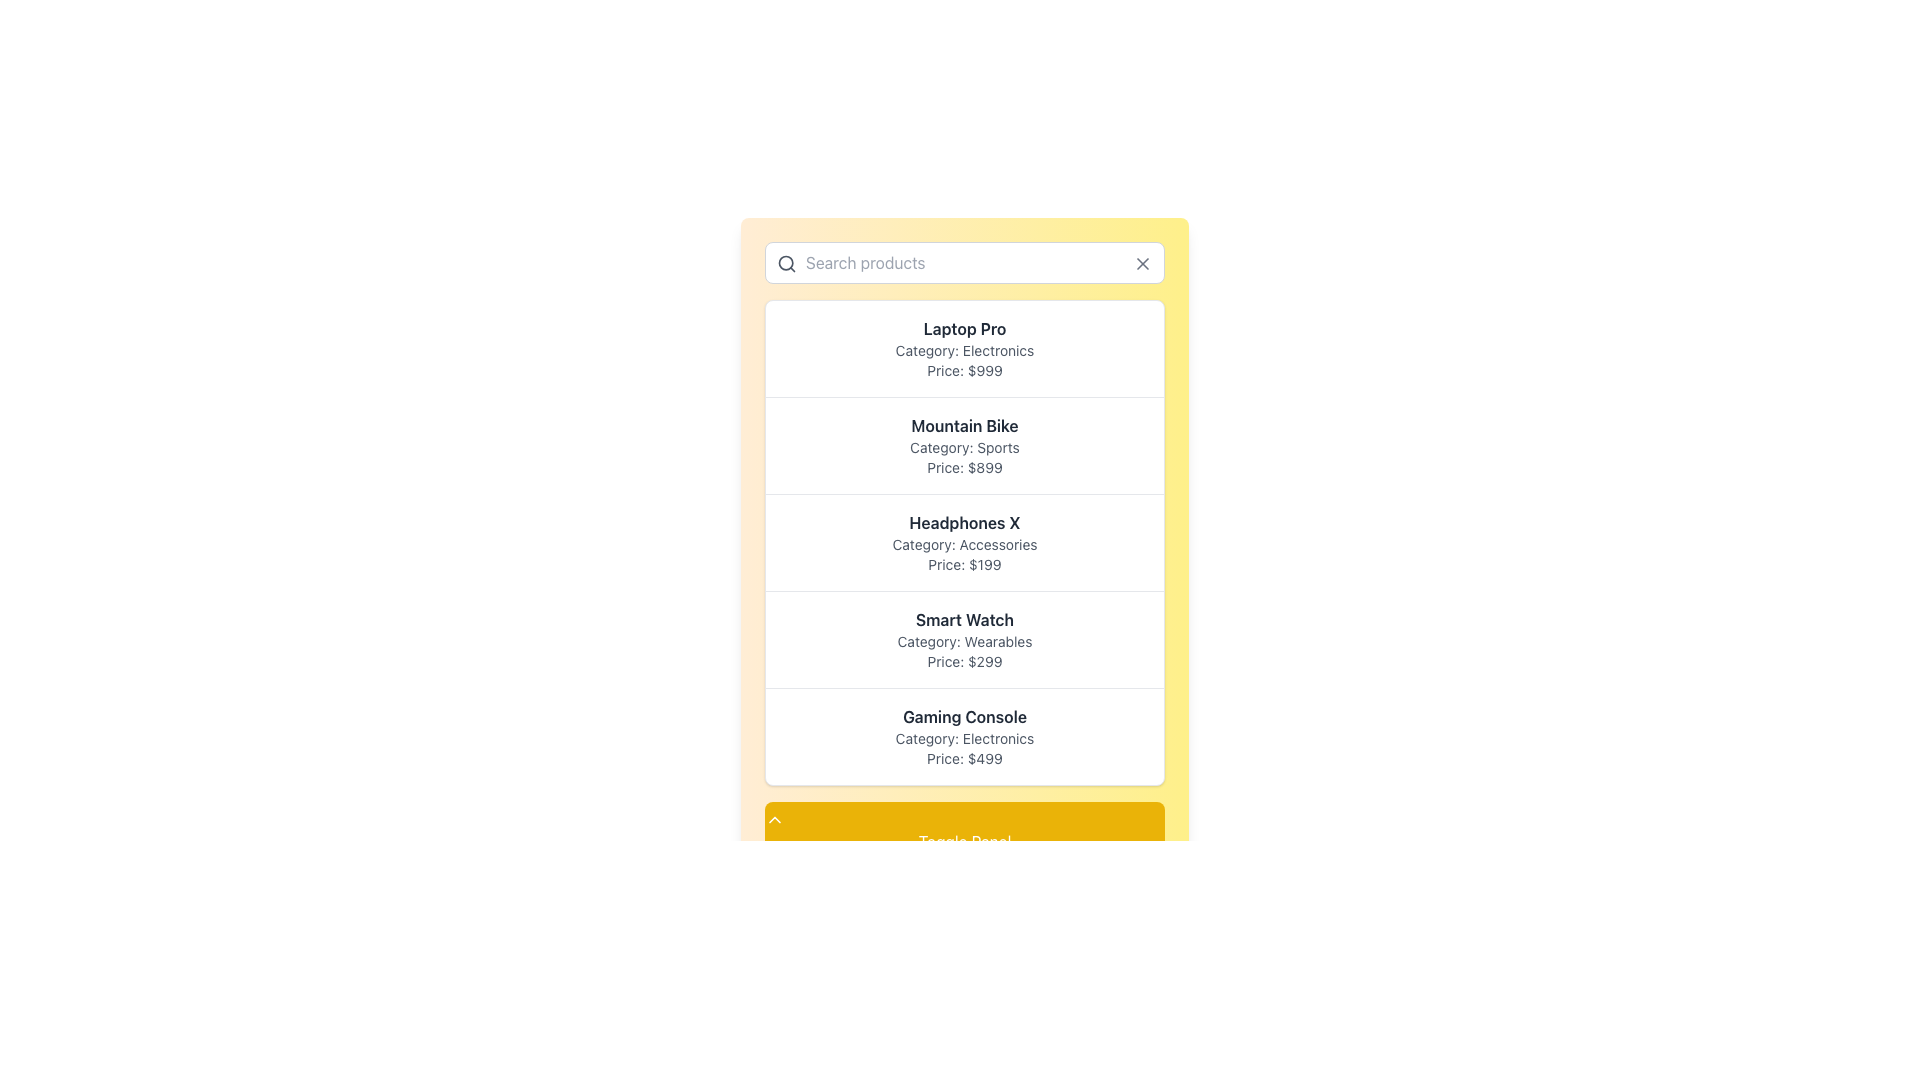 This screenshot has width=1920, height=1080. I want to click on the circular graphical element that is part of the search icon, located at the top-left corner of the search bar, so click(785, 262).